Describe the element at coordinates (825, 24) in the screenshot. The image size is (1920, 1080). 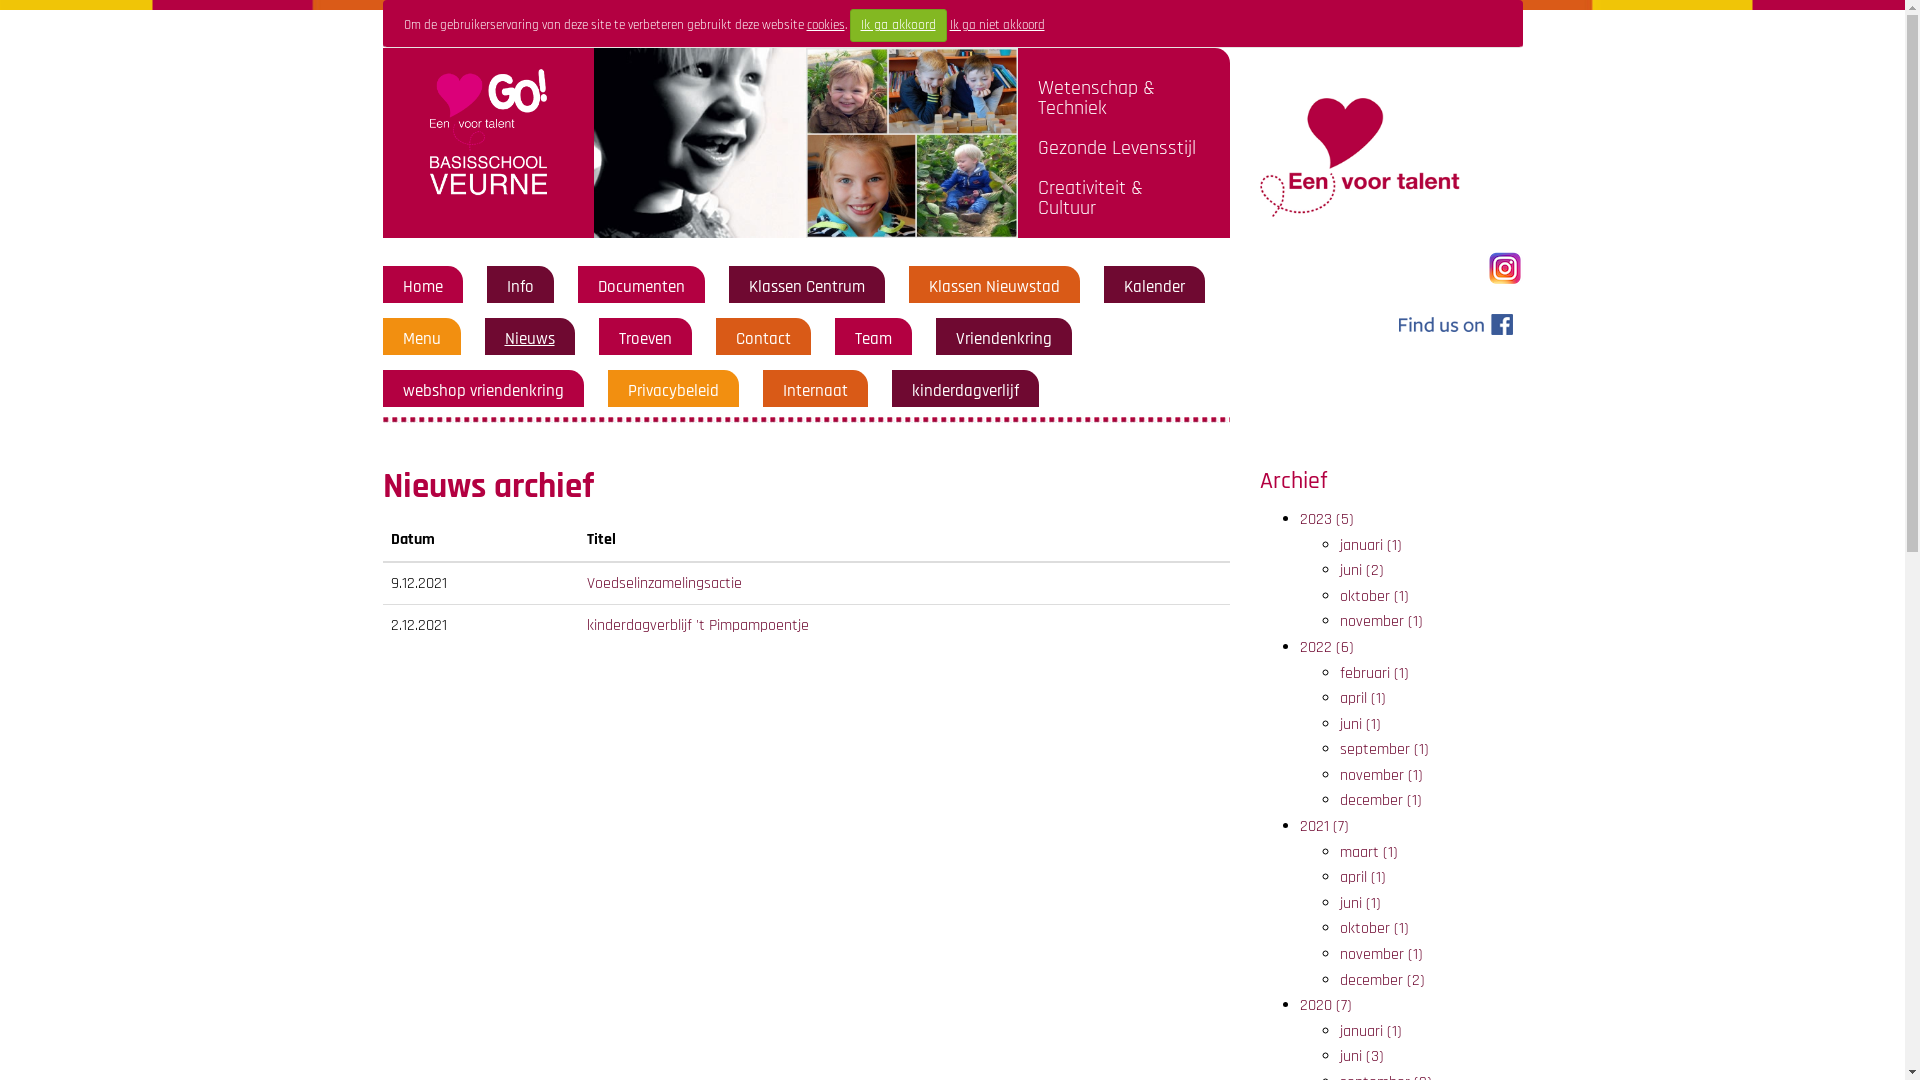
I see `'cookies'` at that location.